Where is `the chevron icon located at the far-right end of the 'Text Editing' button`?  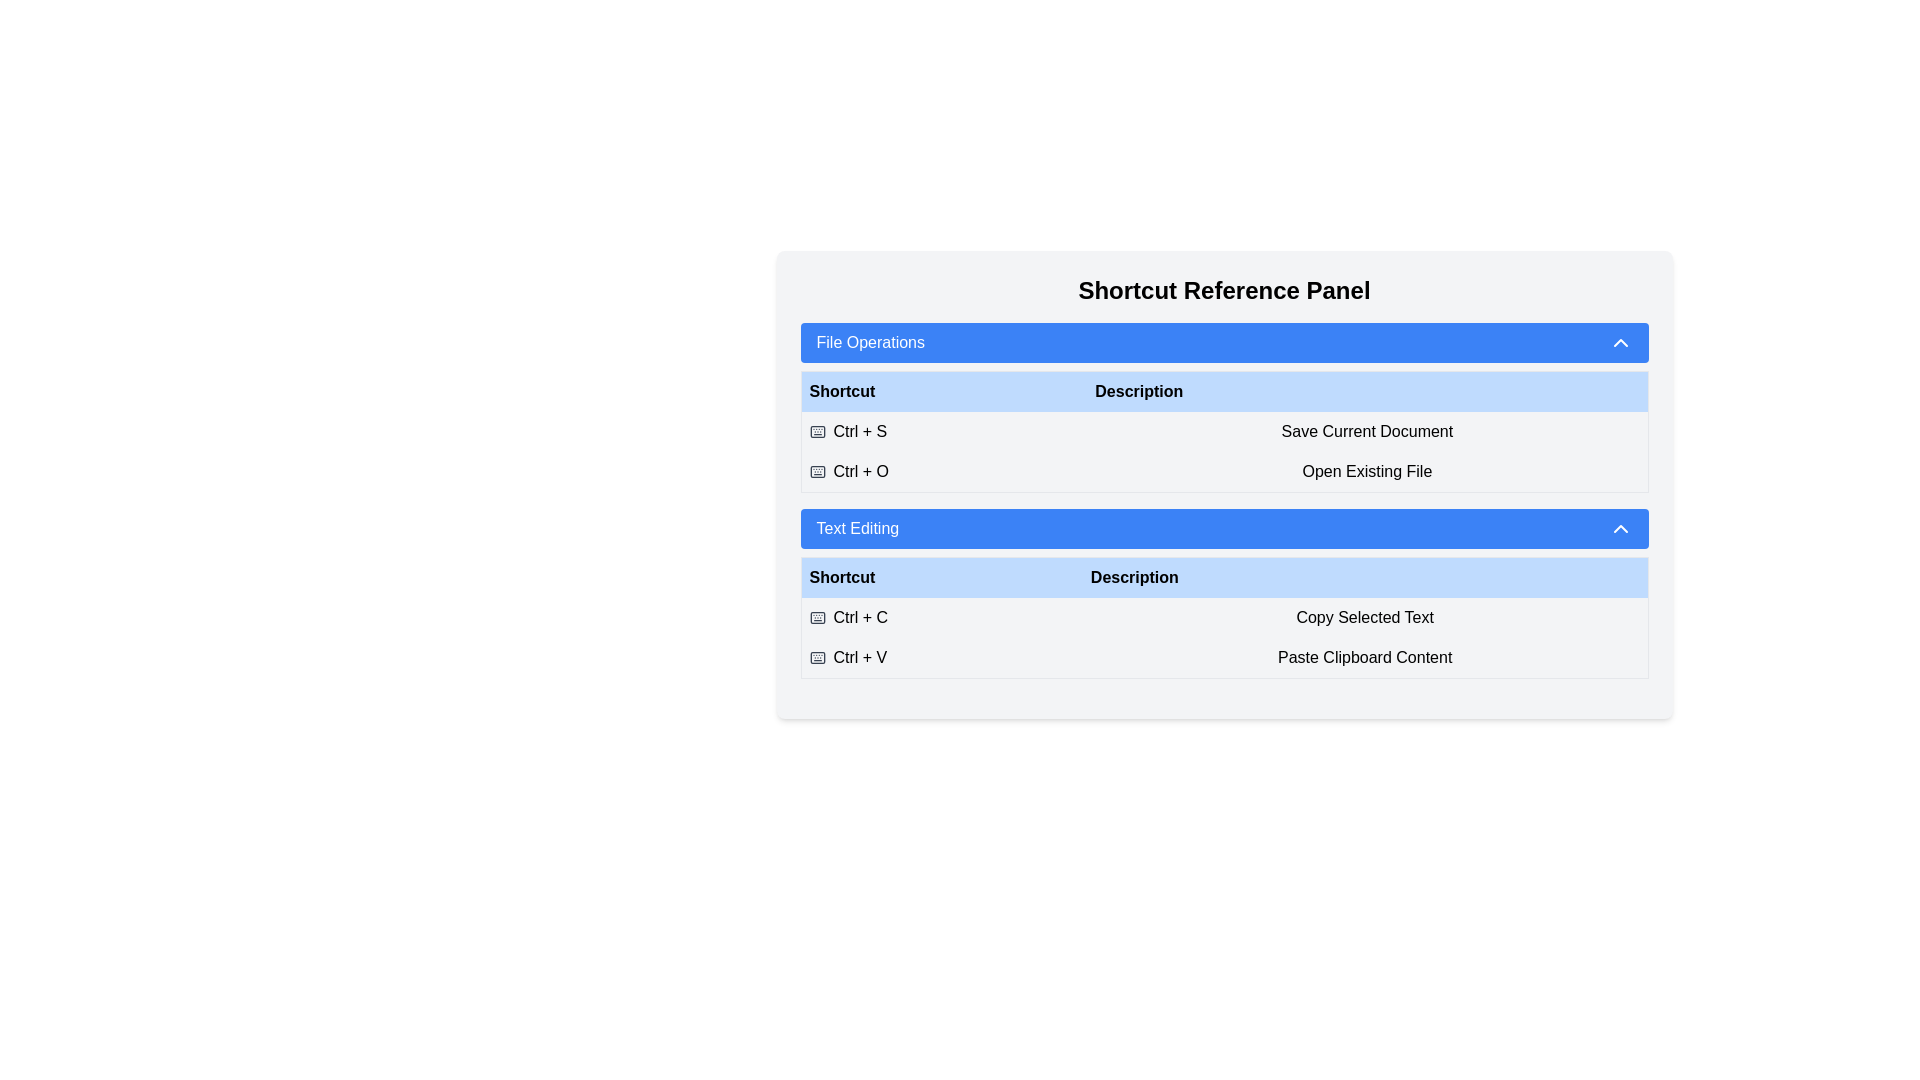
the chevron icon located at the far-right end of the 'Text Editing' button is located at coordinates (1620, 527).